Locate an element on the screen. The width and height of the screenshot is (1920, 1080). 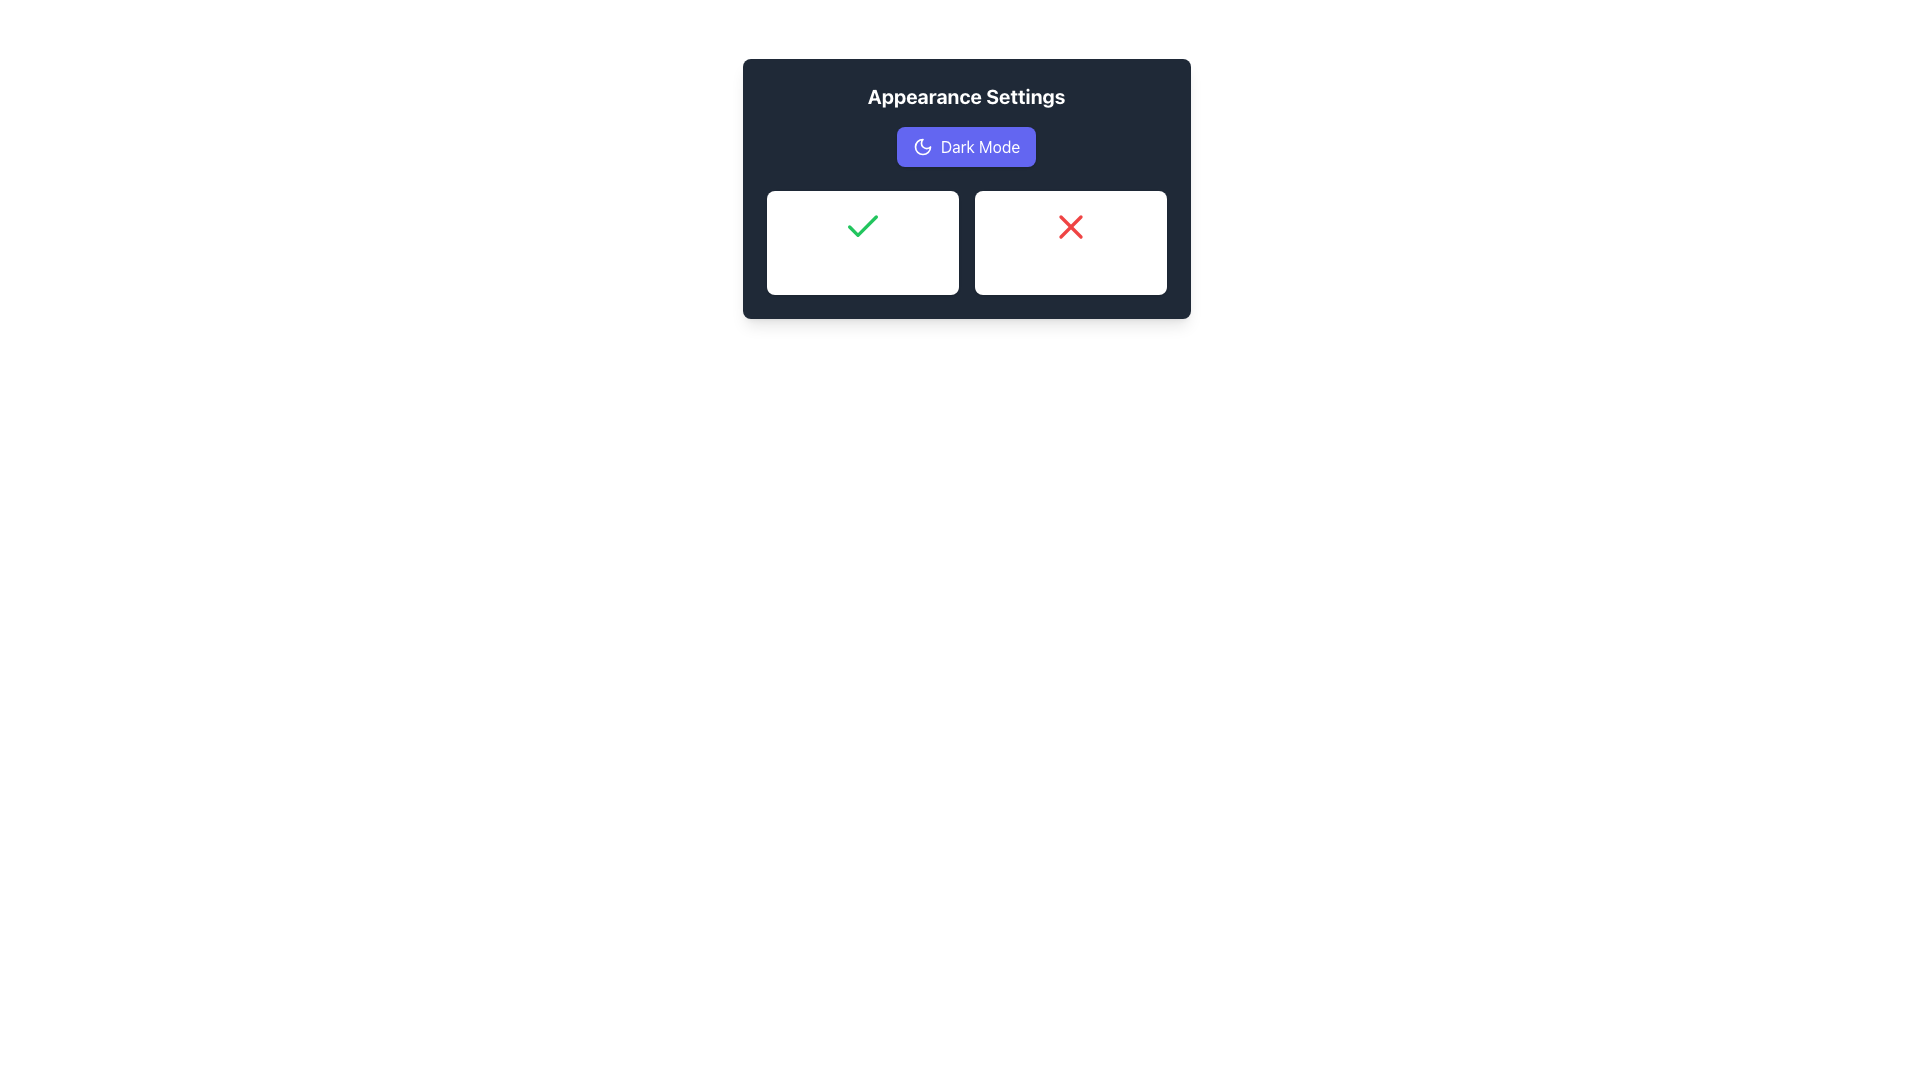
the confirmation icon located under the 'Appearance Settings' heading is located at coordinates (862, 225).